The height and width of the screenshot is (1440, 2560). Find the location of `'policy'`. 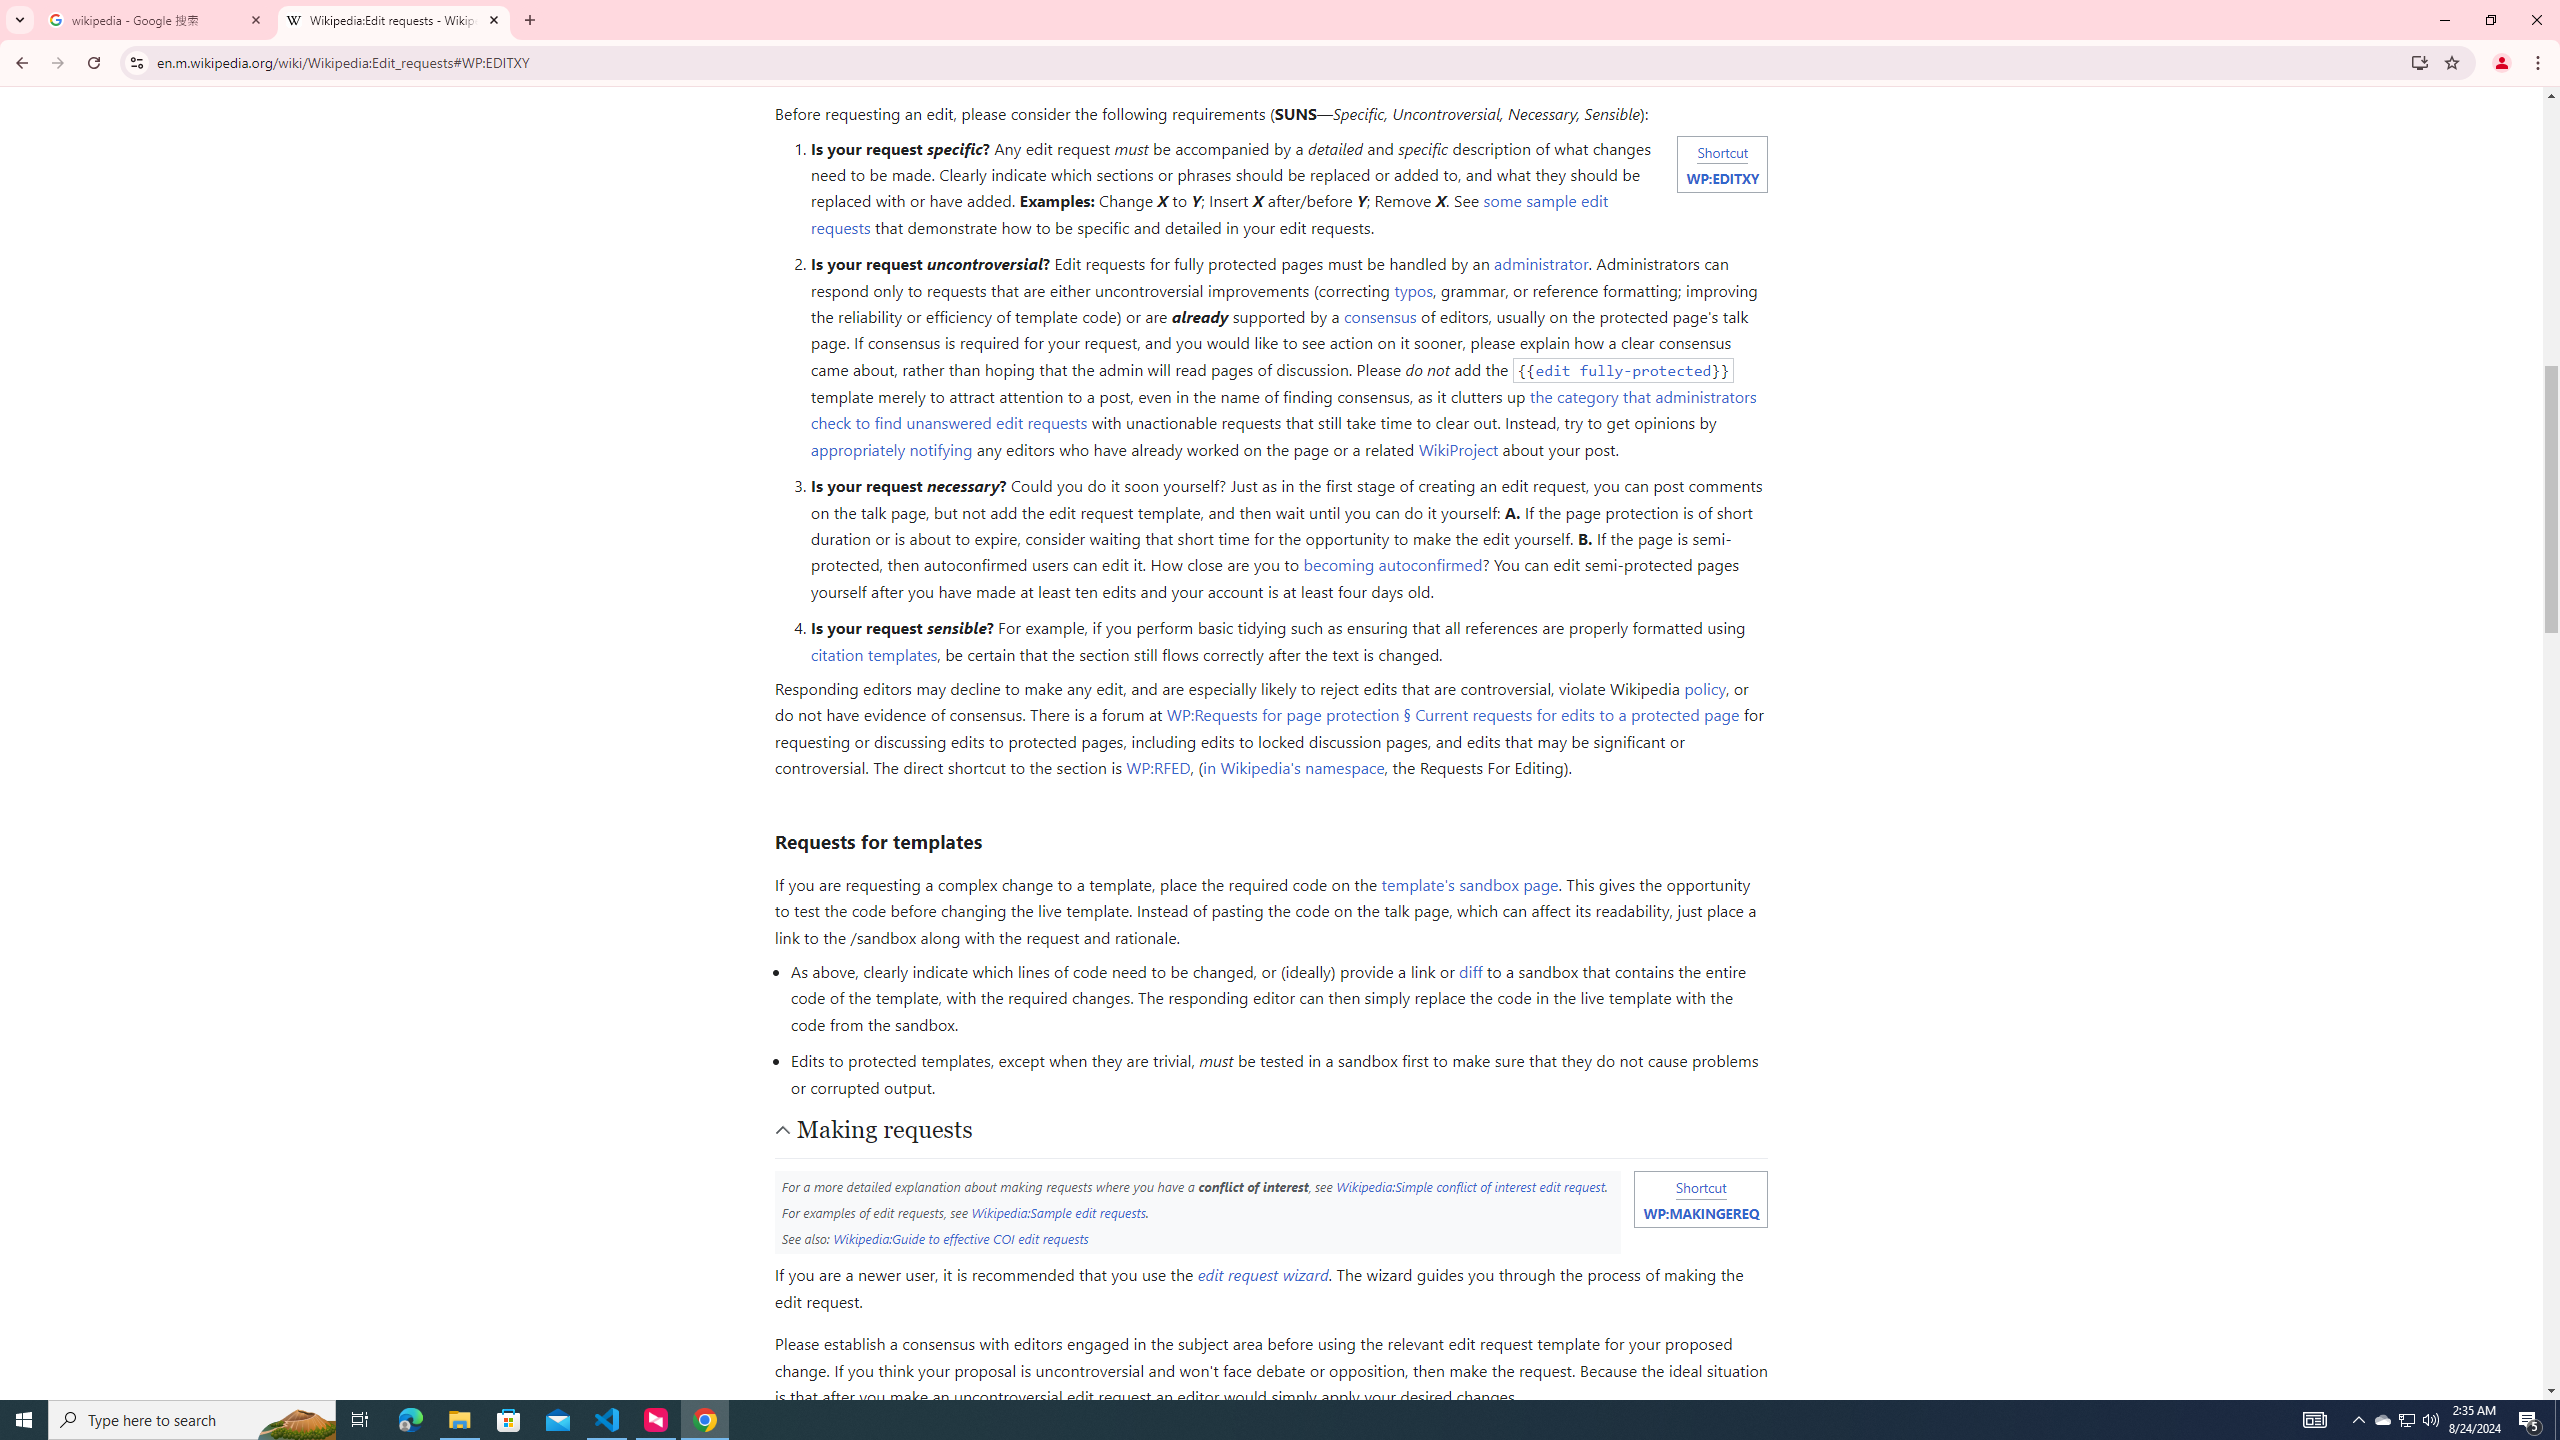

'policy' is located at coordinates (1703, 686).